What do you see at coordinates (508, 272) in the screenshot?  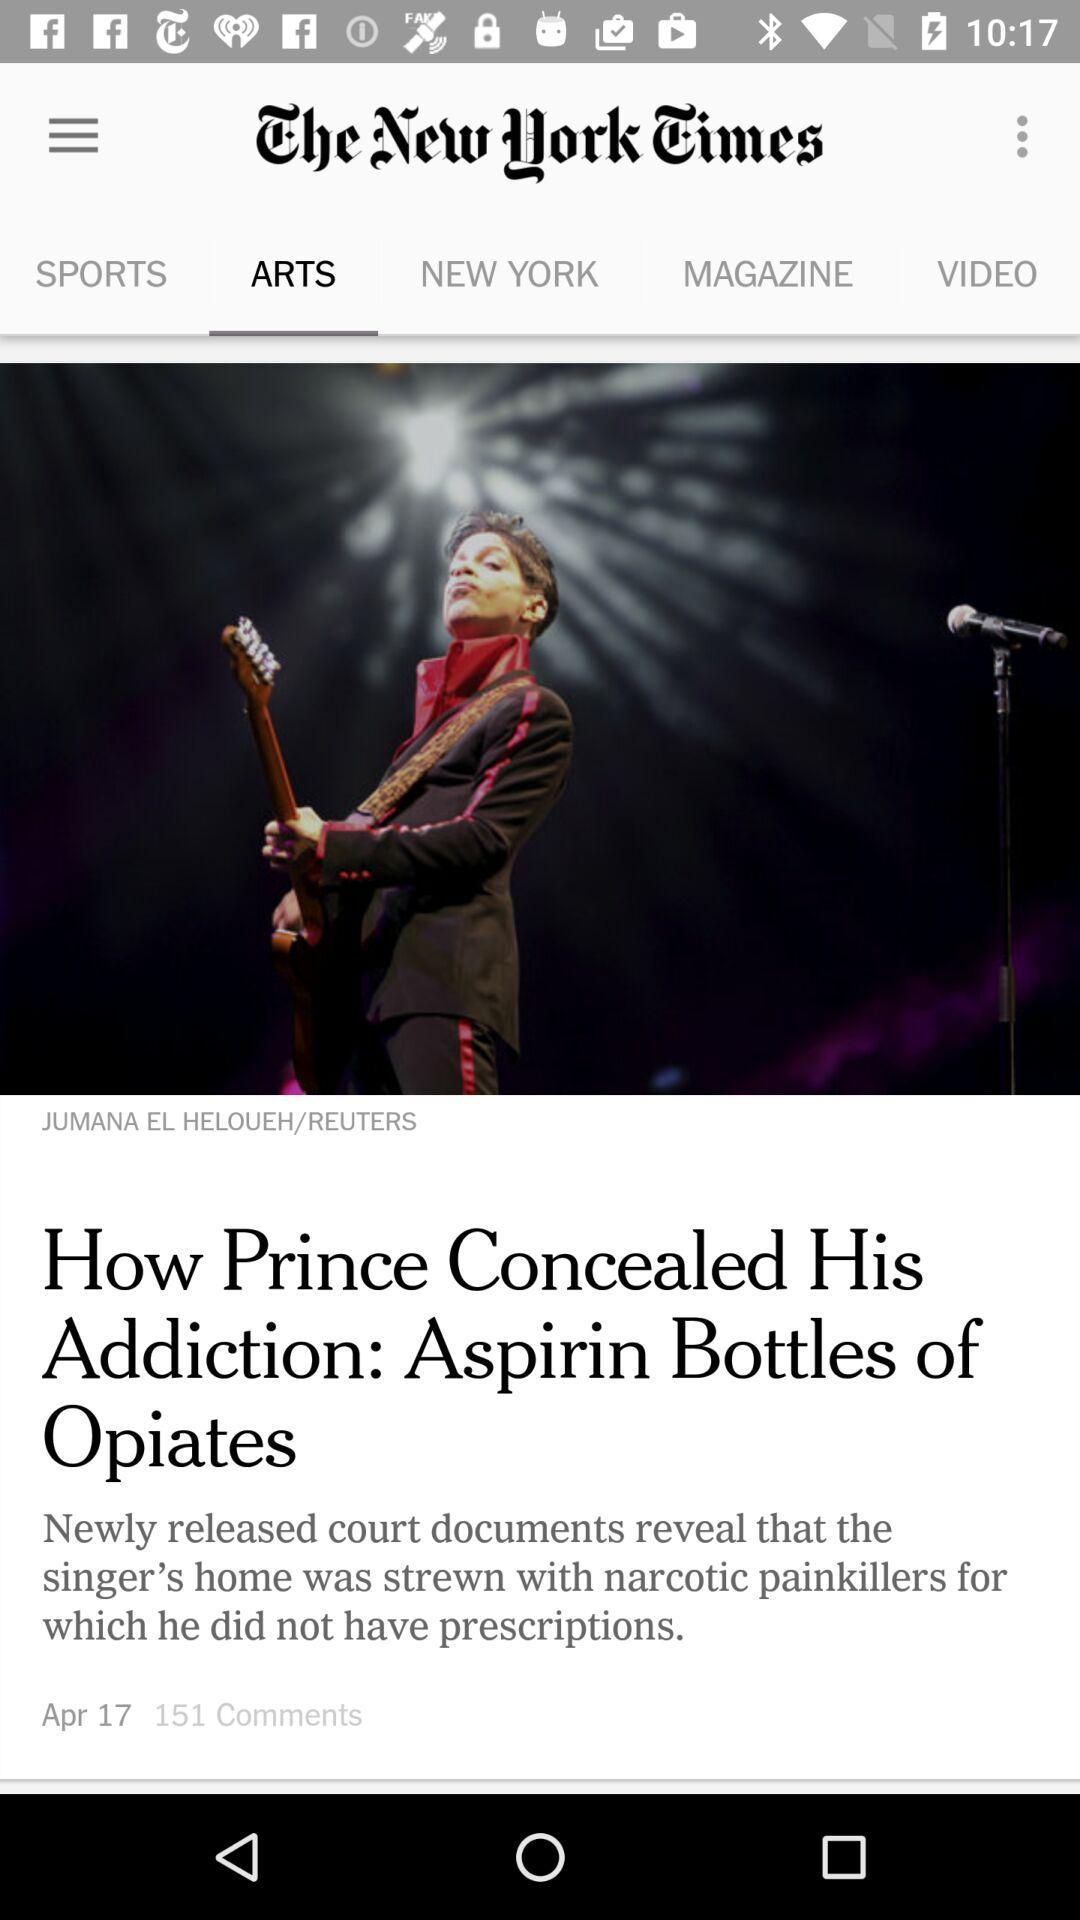 I see `new york item` at bounding box center [508, 272].